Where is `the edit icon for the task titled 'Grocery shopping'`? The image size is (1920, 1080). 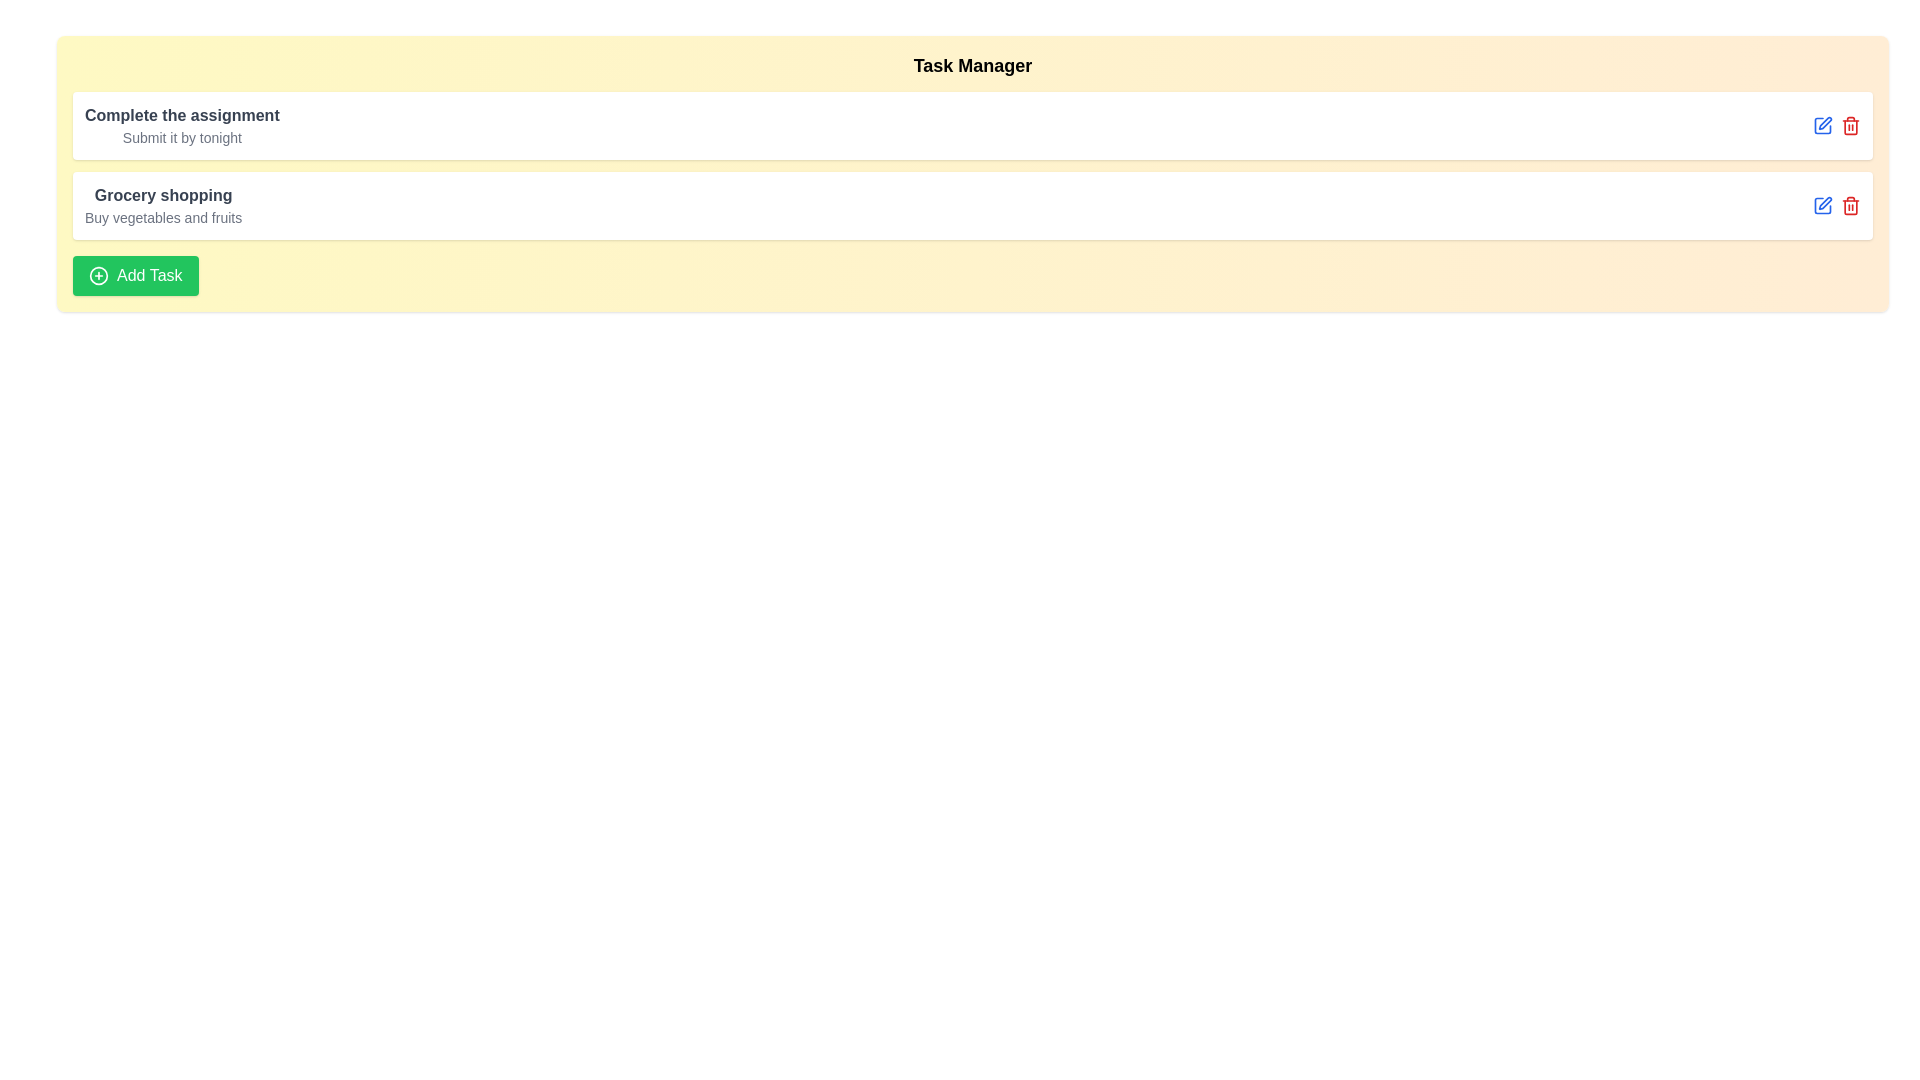
the edit icon for the task titled 'Grocery shopping' is located at coordinates (1823, 205).